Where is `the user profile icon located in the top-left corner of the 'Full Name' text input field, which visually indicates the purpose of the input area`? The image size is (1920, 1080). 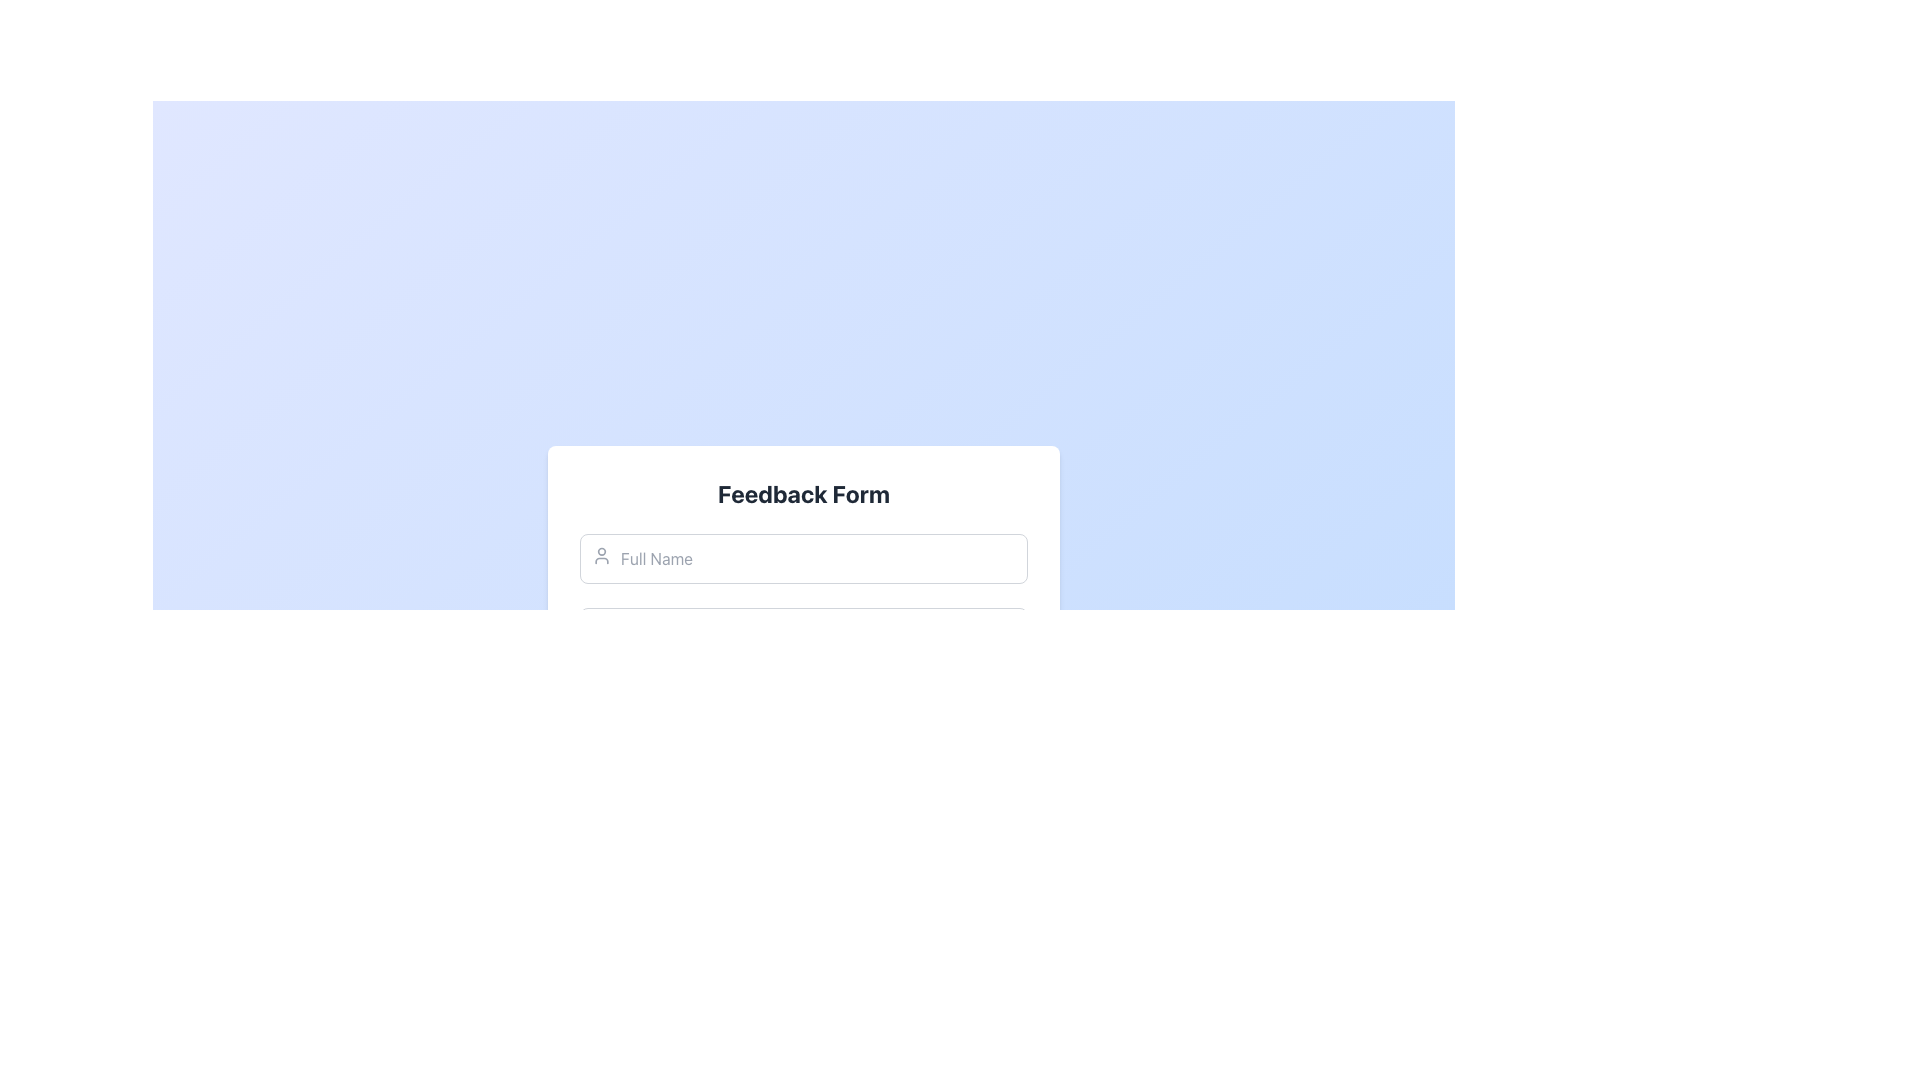 the user profile icon located in the top-left corner of the 'Full Name' text input field, which visually indicates the purpose of the input area is located at coordinates (600, 555).